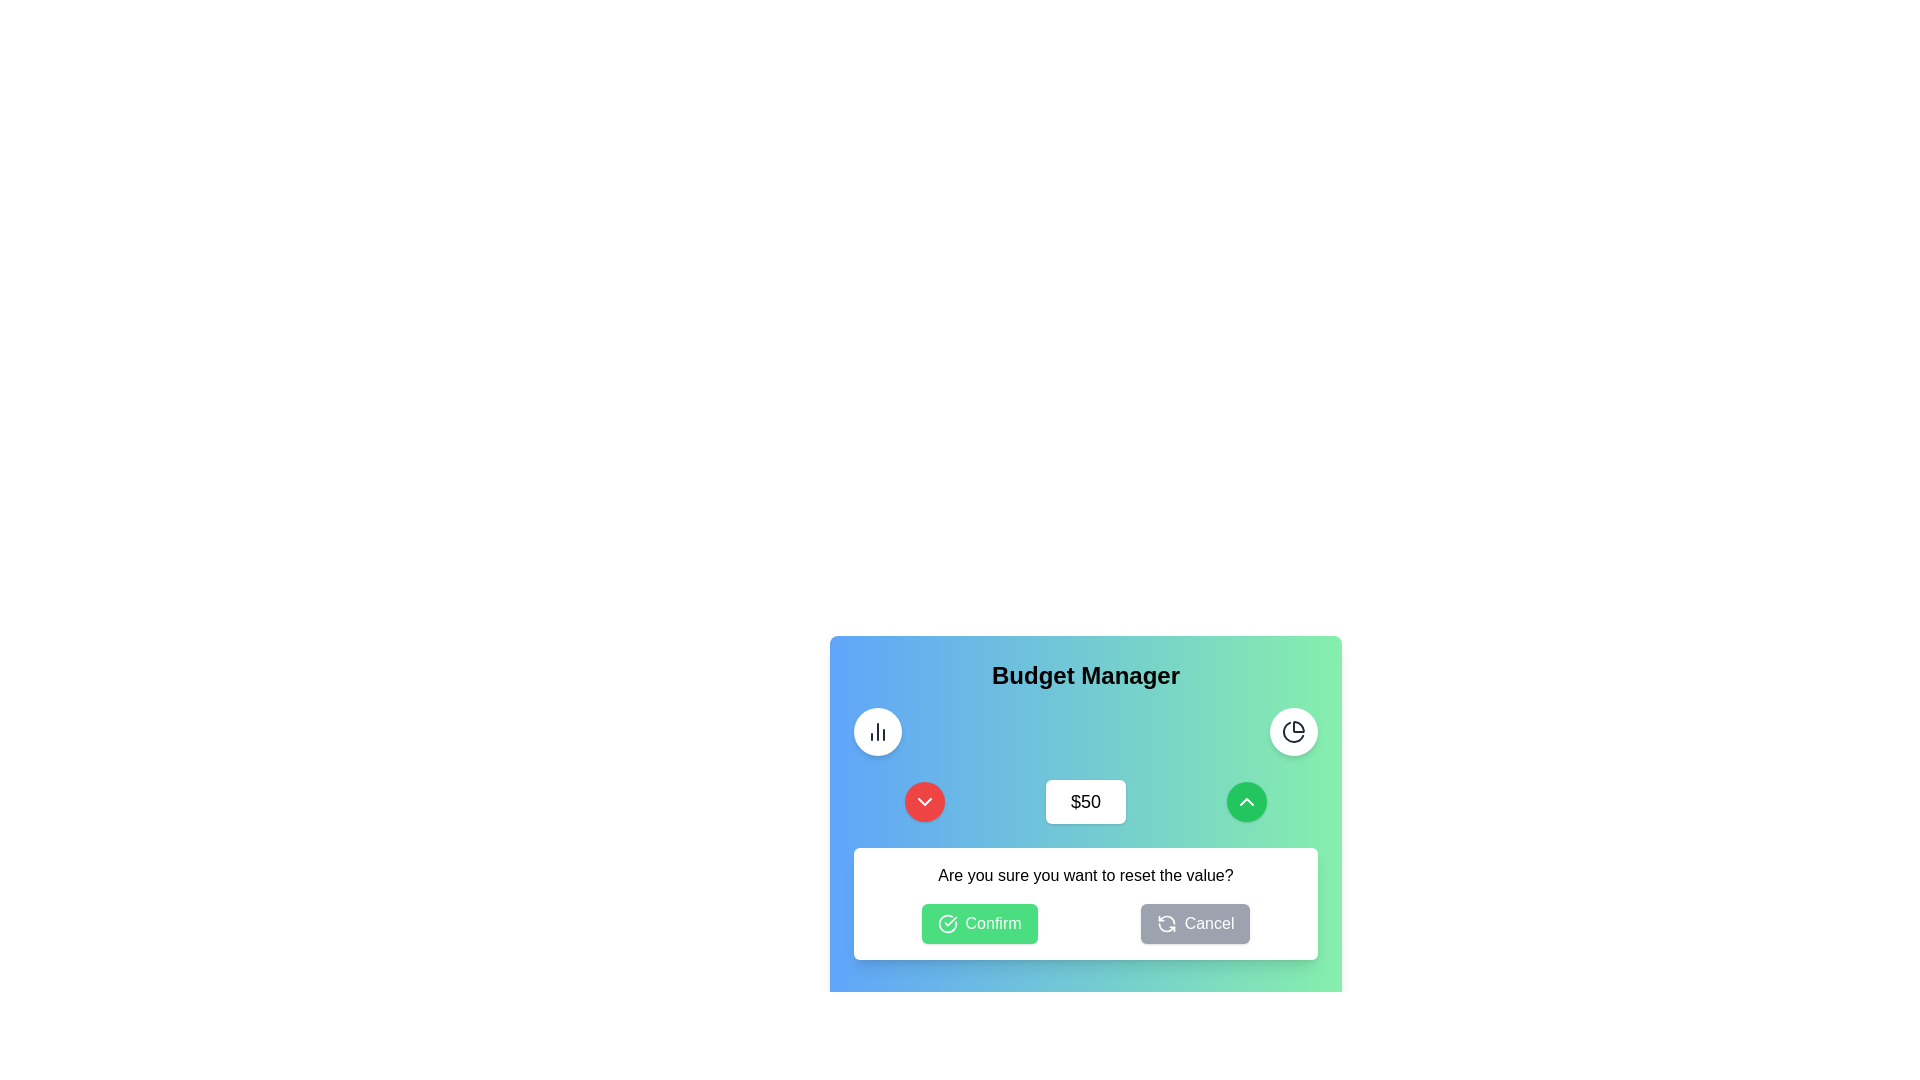 Image resolution: width=1920 pixels, height=1080 pixels. Describe the element at coordinates (979, 924) in the screenshot. I see `the confirmation button located in the 'Budget Manager' interface dialog to confirm the action` at that location.